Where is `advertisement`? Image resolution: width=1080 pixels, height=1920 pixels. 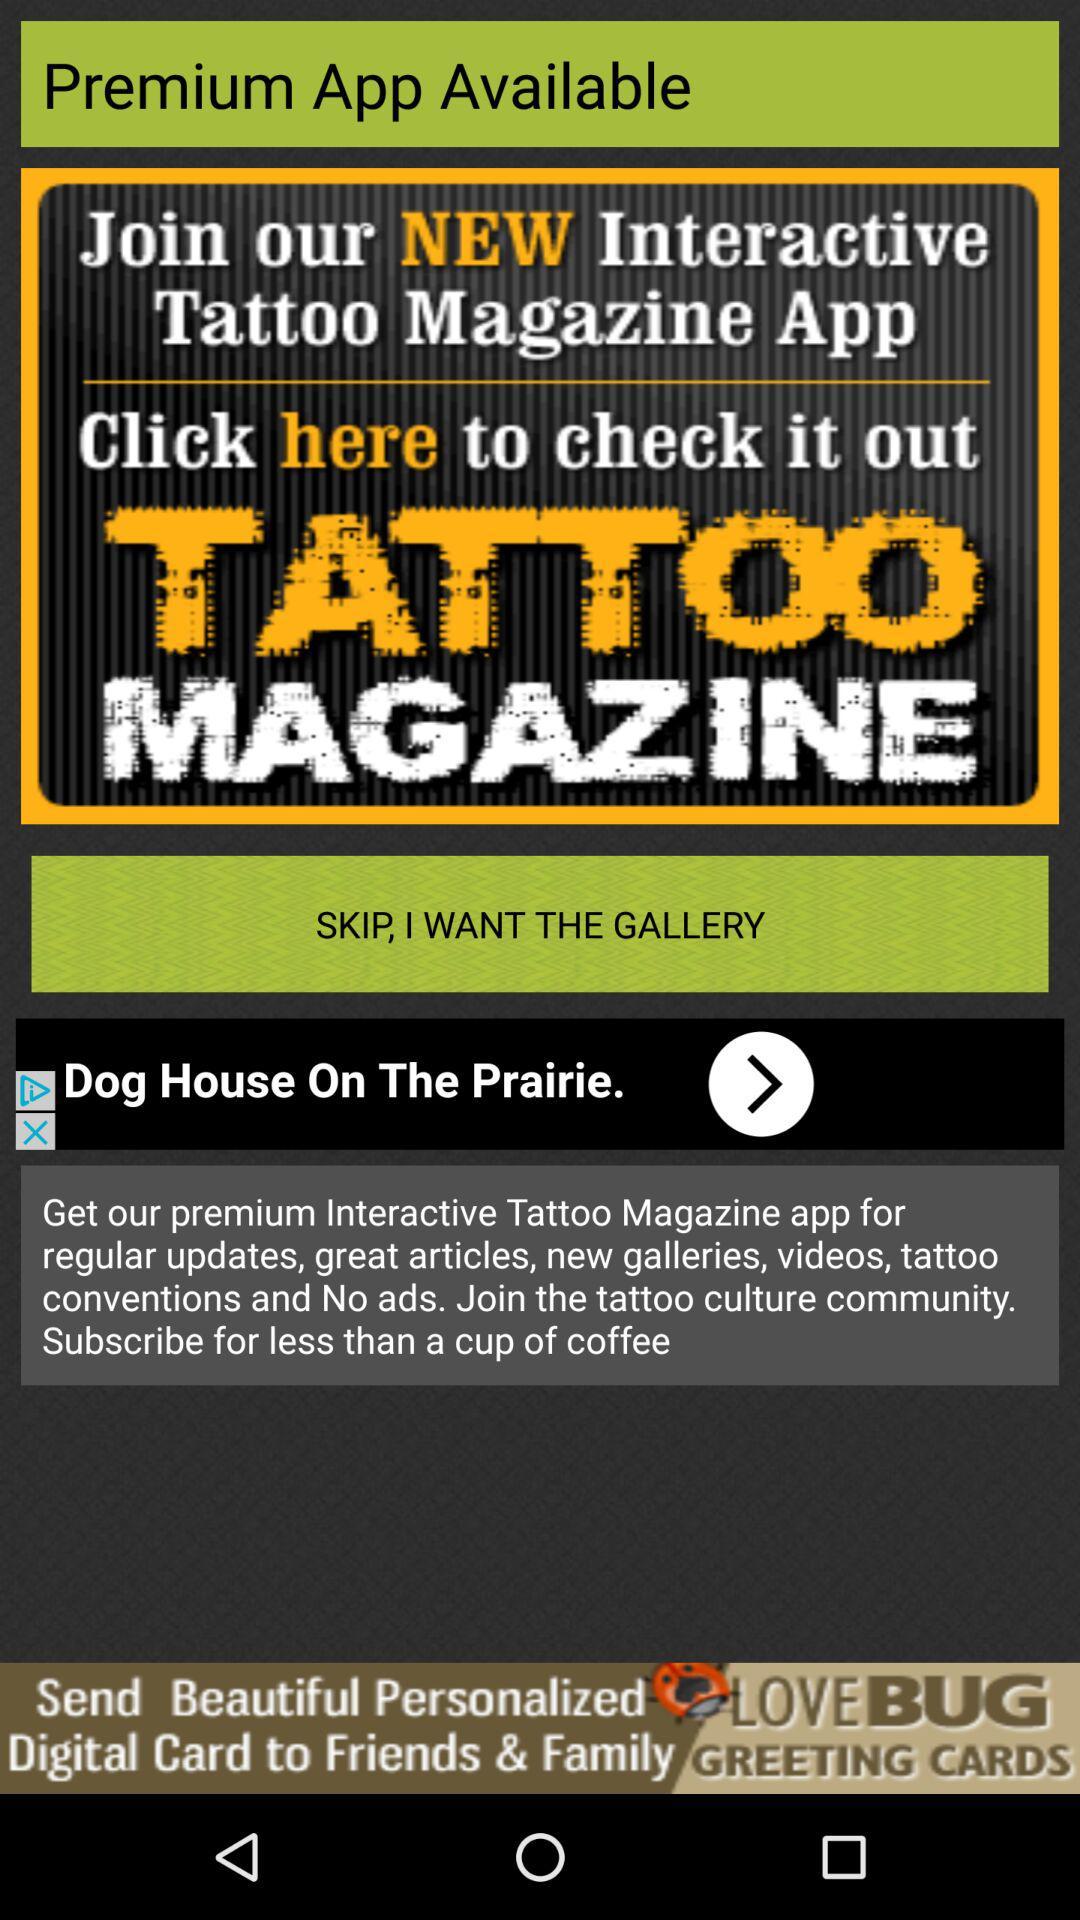 advertisement is located at coordinates (540, 496).